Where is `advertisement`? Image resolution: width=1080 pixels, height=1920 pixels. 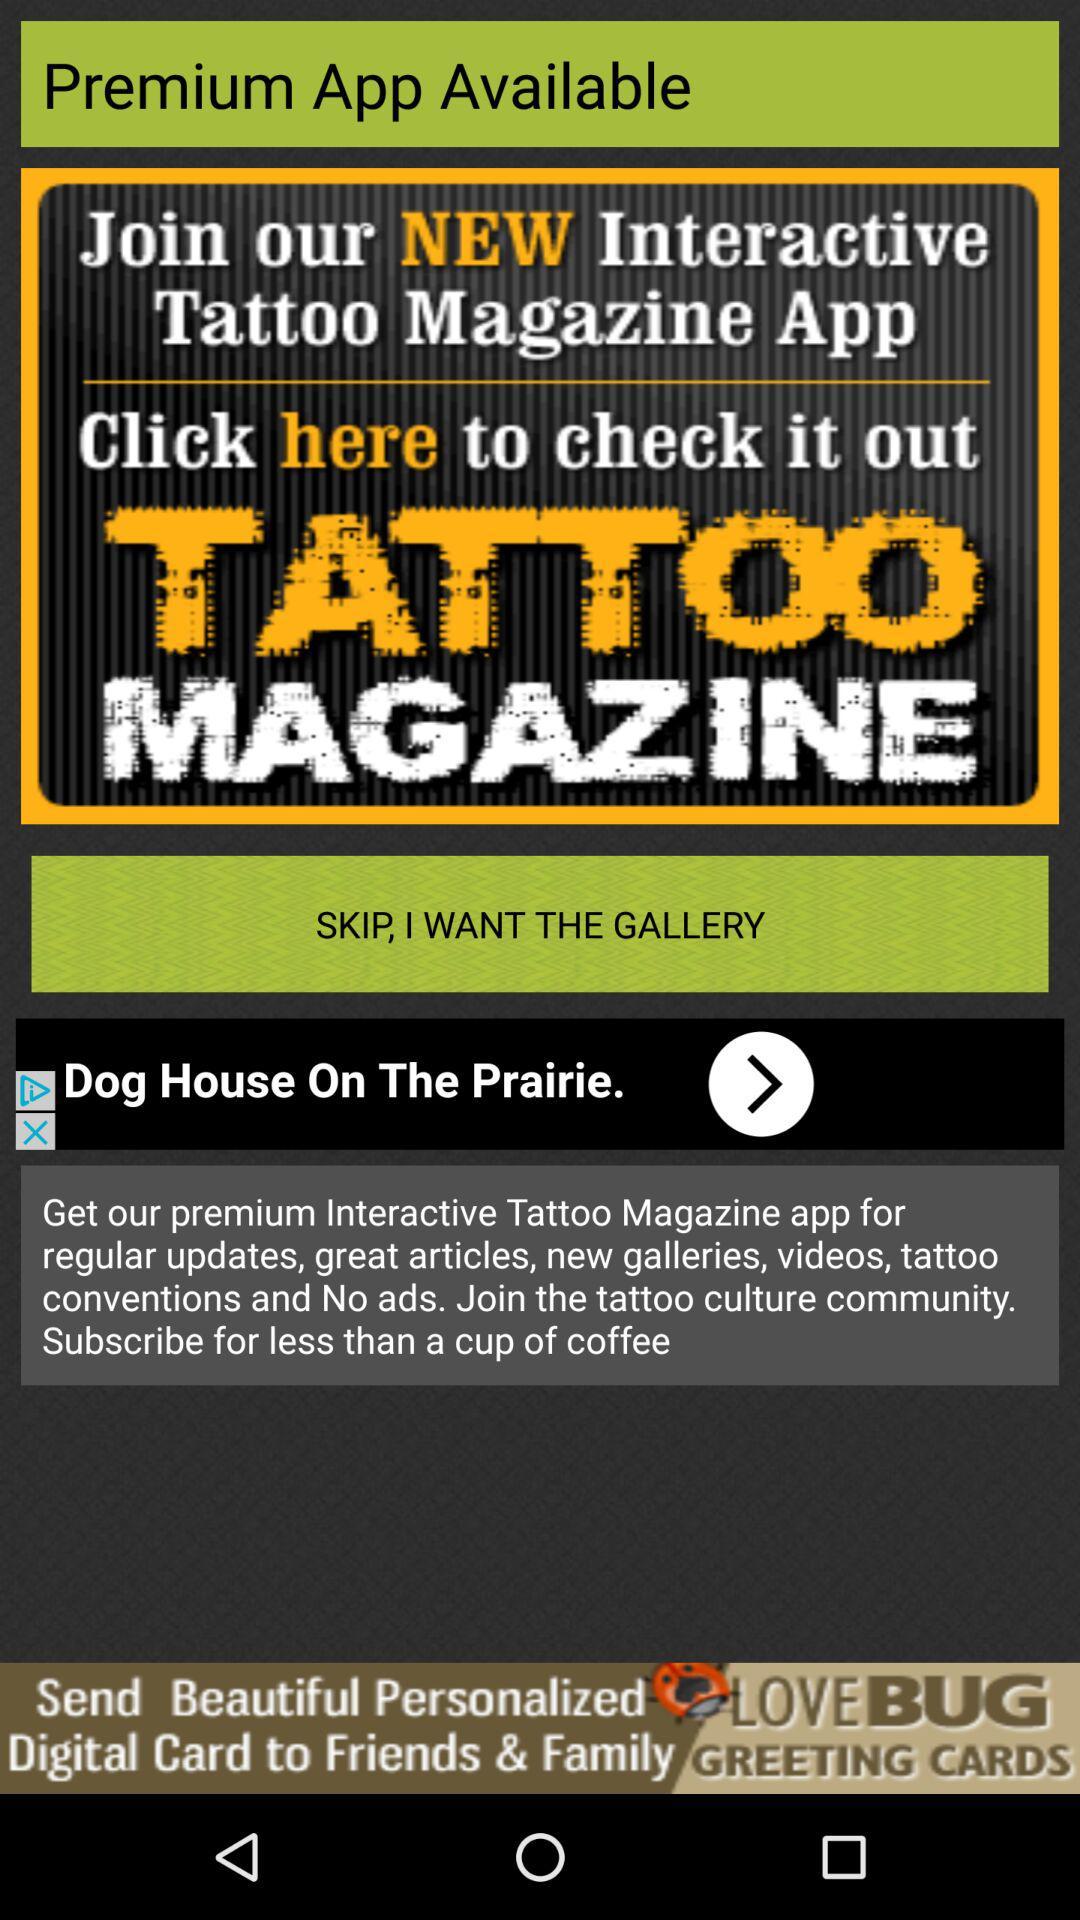 advertisement is located at coordinates (540, 496).